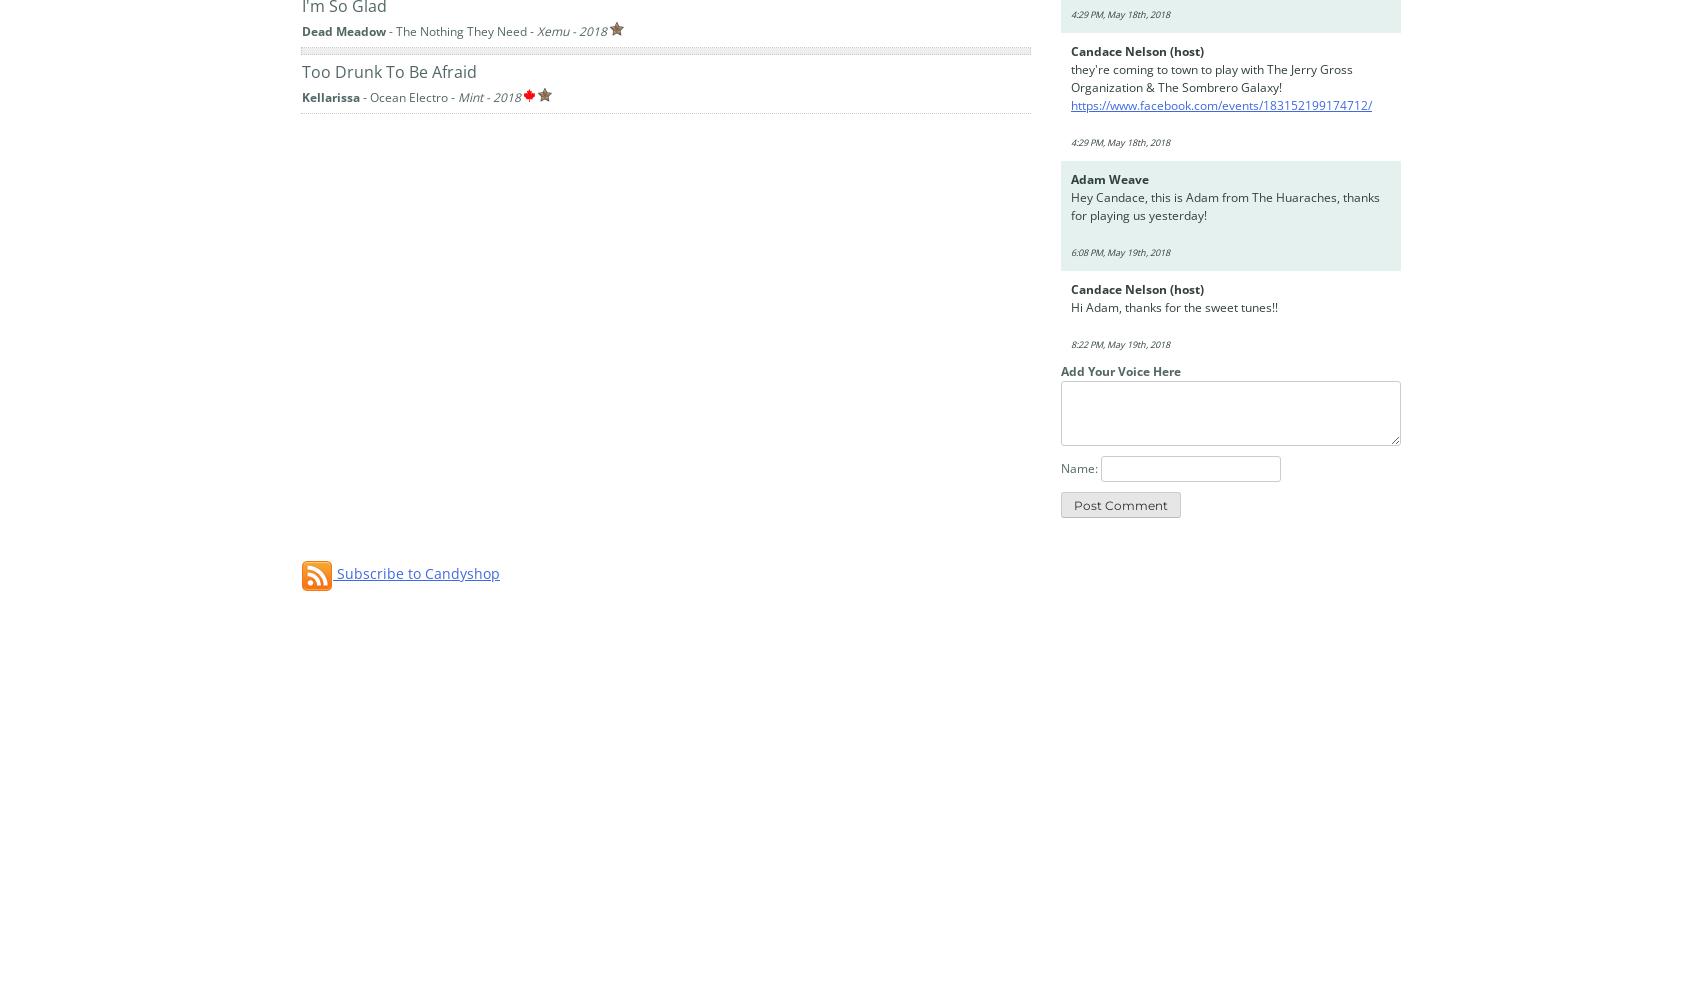 The image size is (1702, 1000). I want to click on 'Xemu - 2018', so click(535, 30).